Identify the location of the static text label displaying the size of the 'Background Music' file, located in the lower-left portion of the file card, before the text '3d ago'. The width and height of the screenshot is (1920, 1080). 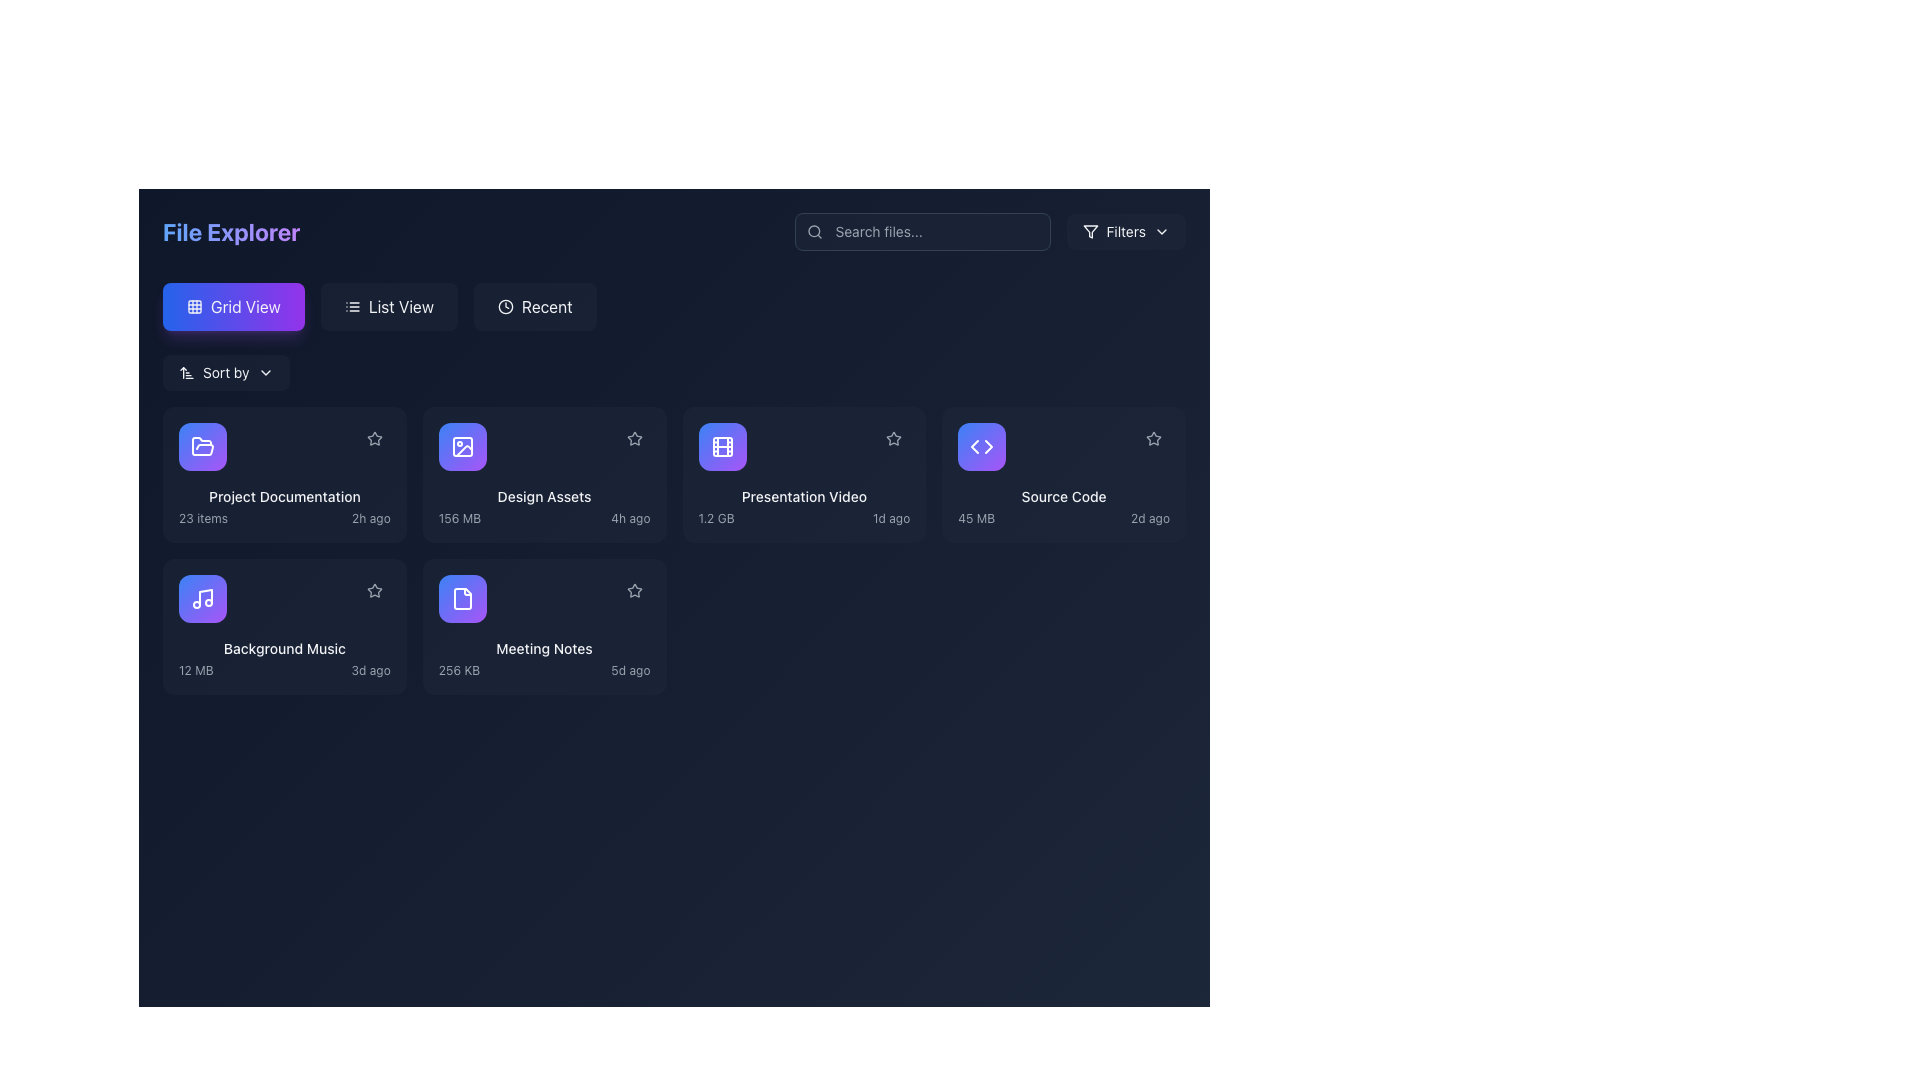
(196, 671).